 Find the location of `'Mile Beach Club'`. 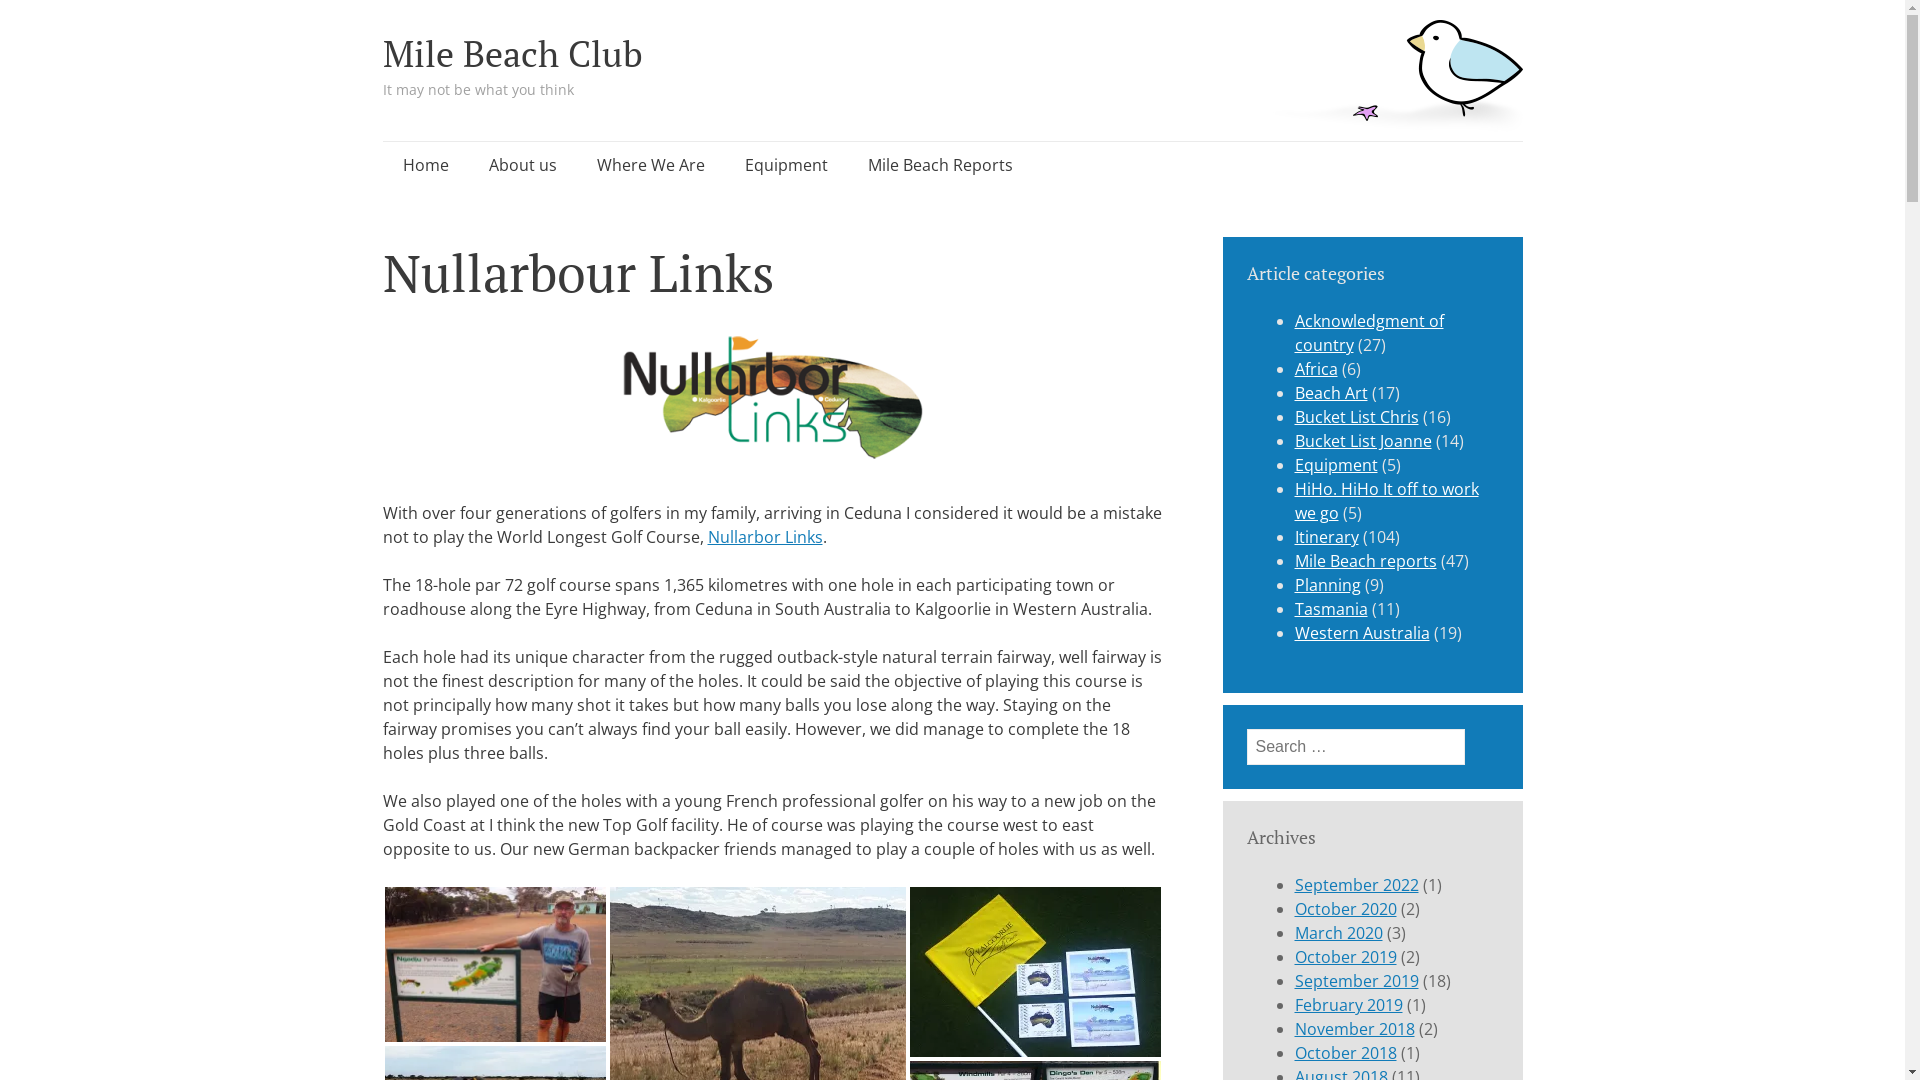

'Mile Beach Club' is located at coordinates (382, 52).